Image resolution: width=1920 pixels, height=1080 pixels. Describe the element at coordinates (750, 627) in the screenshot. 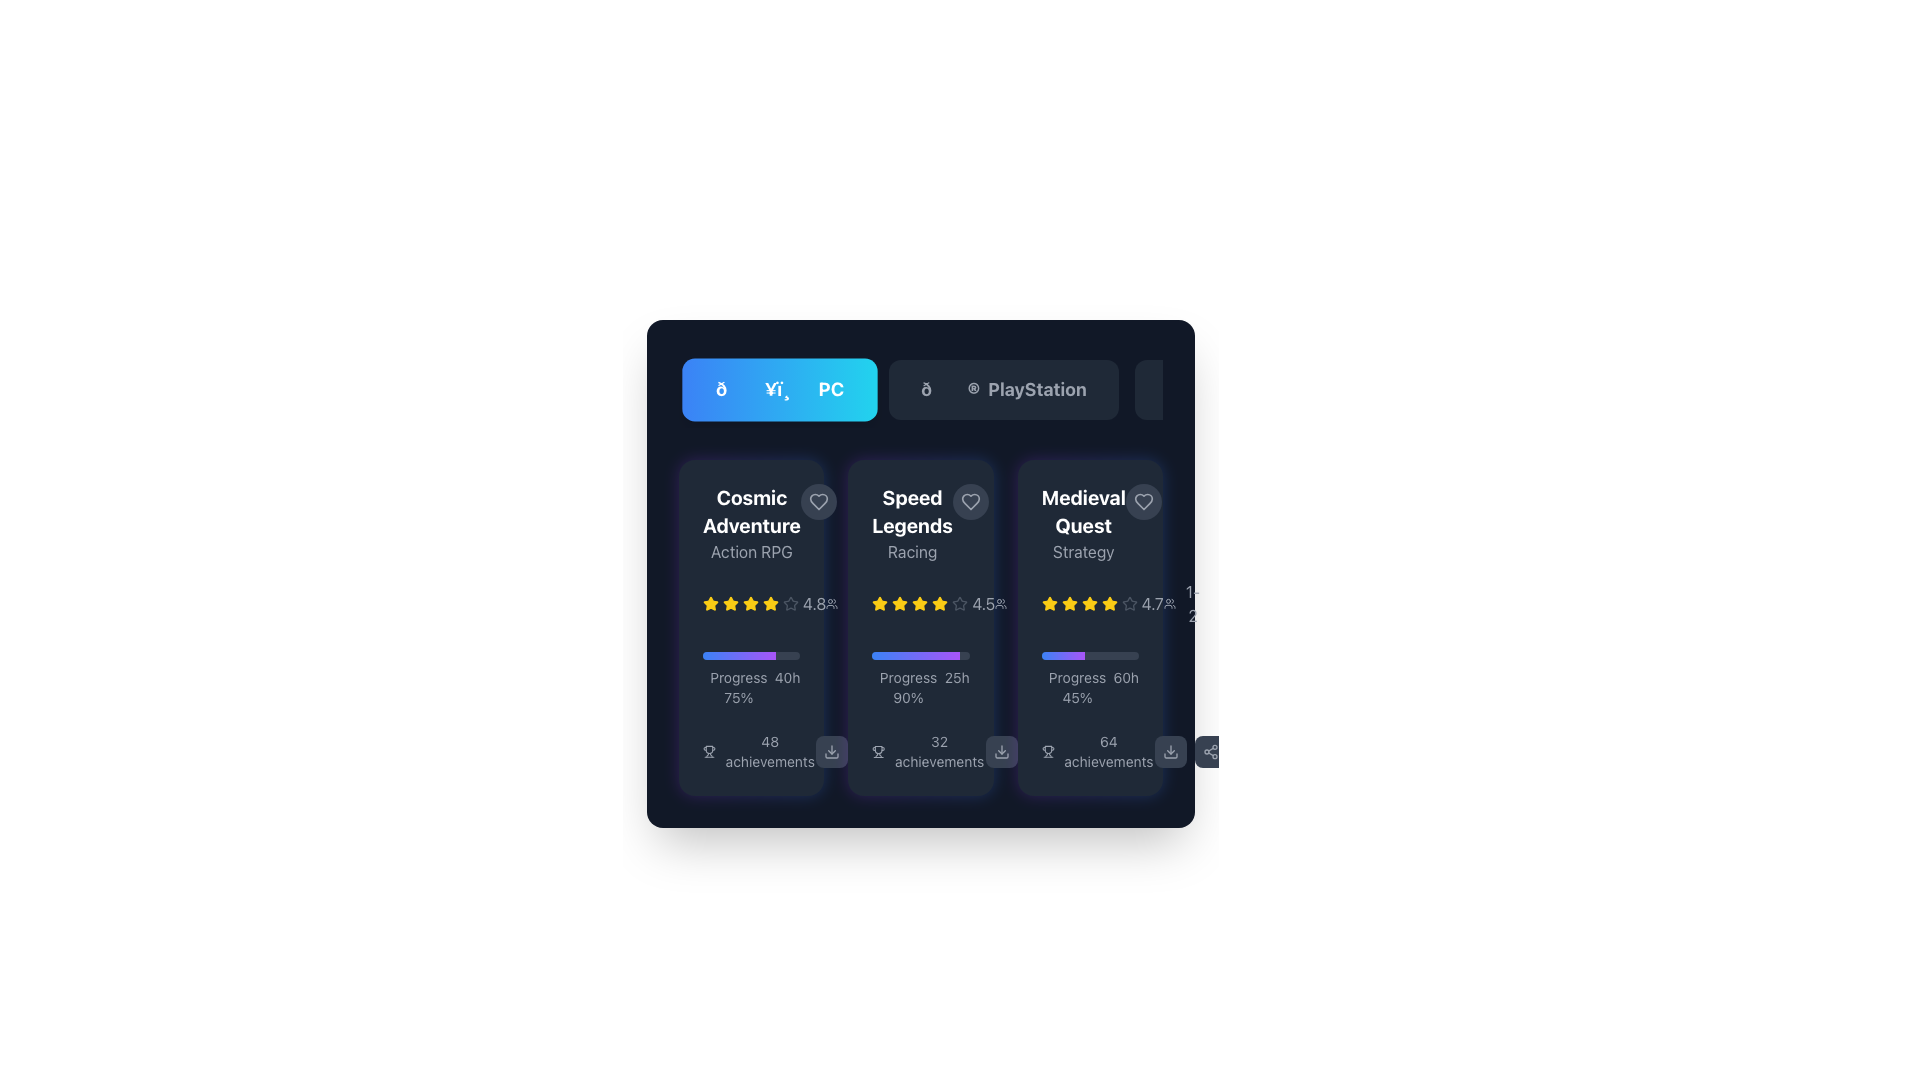

I see `the Card UI component that presents detailed information about the game 'Cosmic Adventure', which is positioned as the first item in a three-column grid` at that location.